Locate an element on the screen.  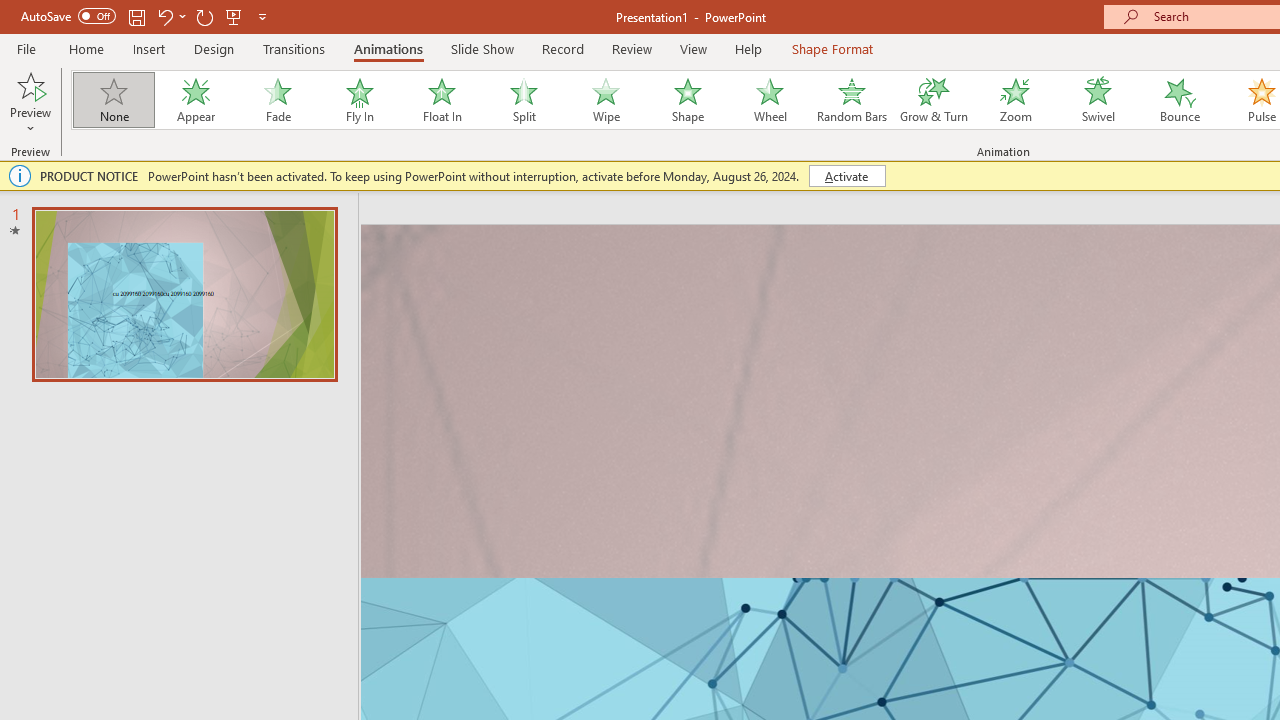
'Fade' is located at coordinates (276, 100).